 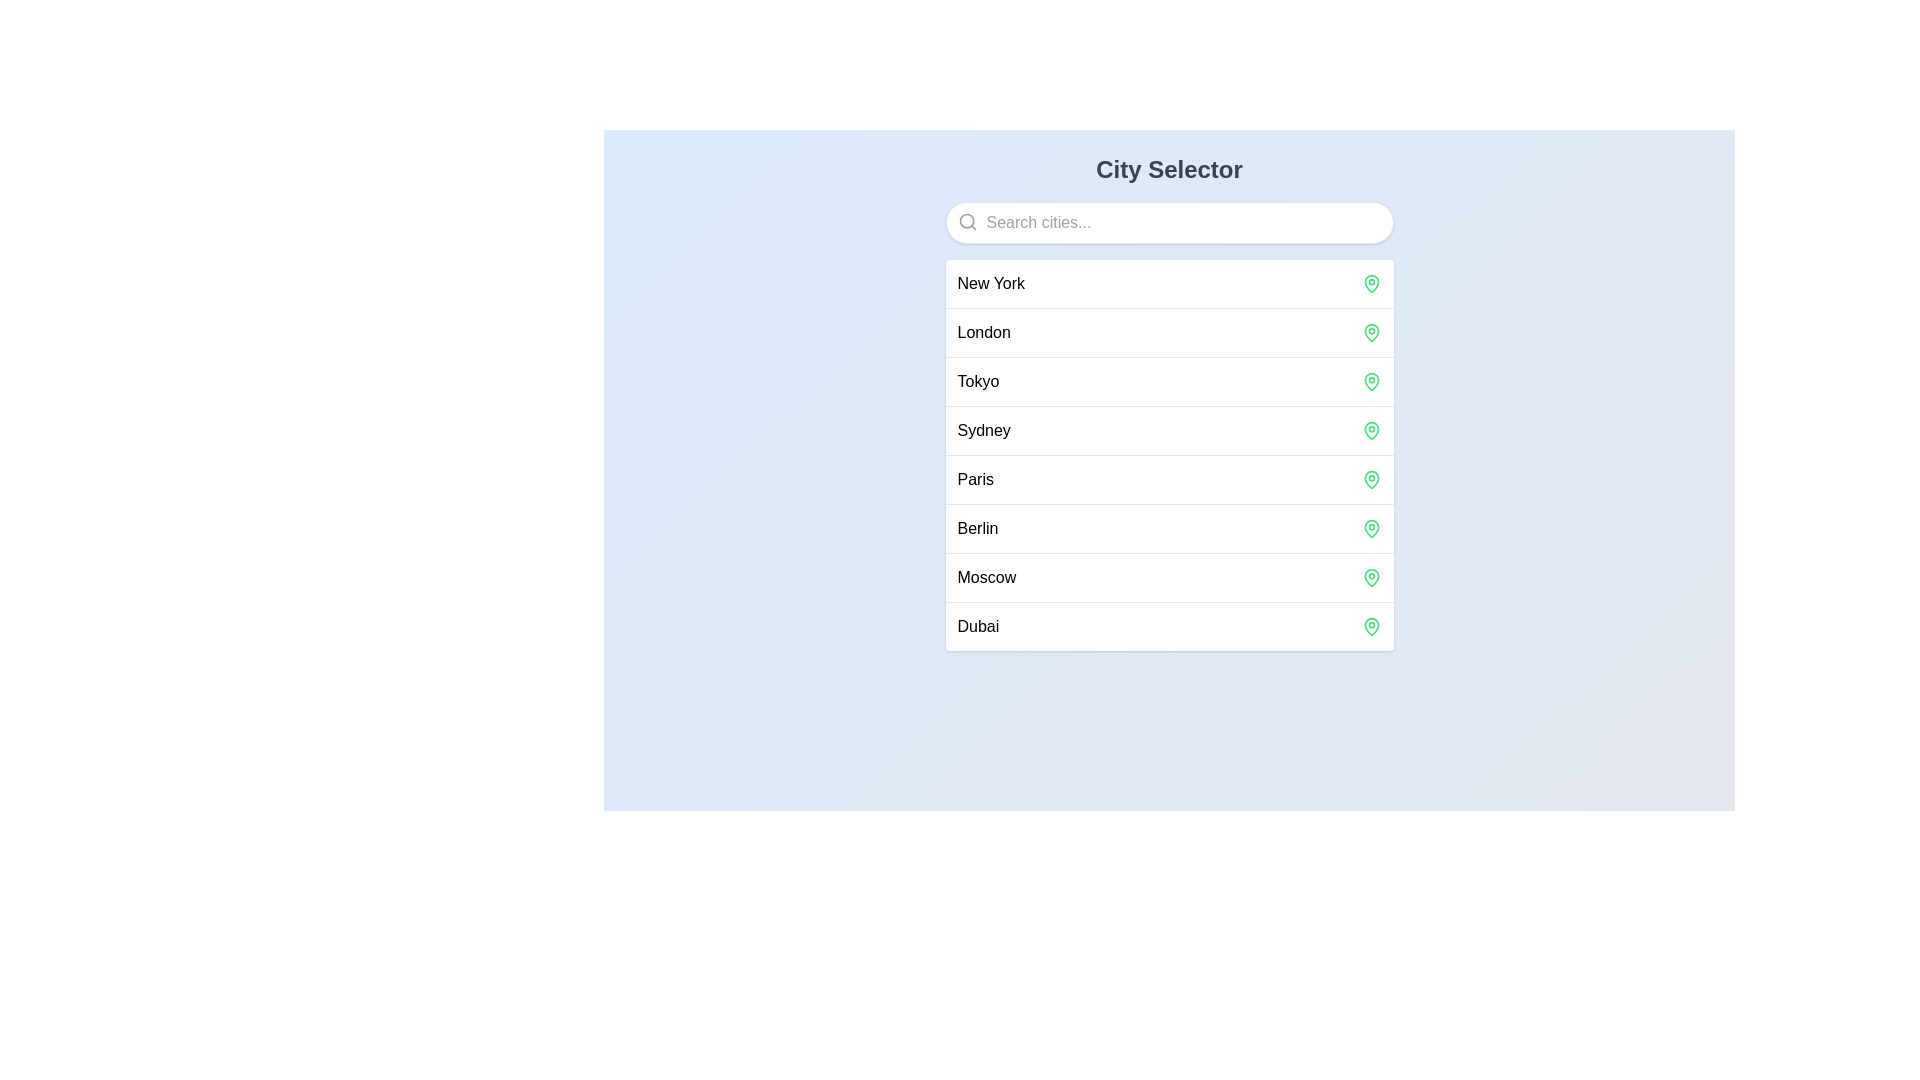 What do you see at coordinates (1370, 527) in the screenshot?
I see `the SVG map pin icon associated with the location 'Berlin'` at bounding box center [1370, 527].